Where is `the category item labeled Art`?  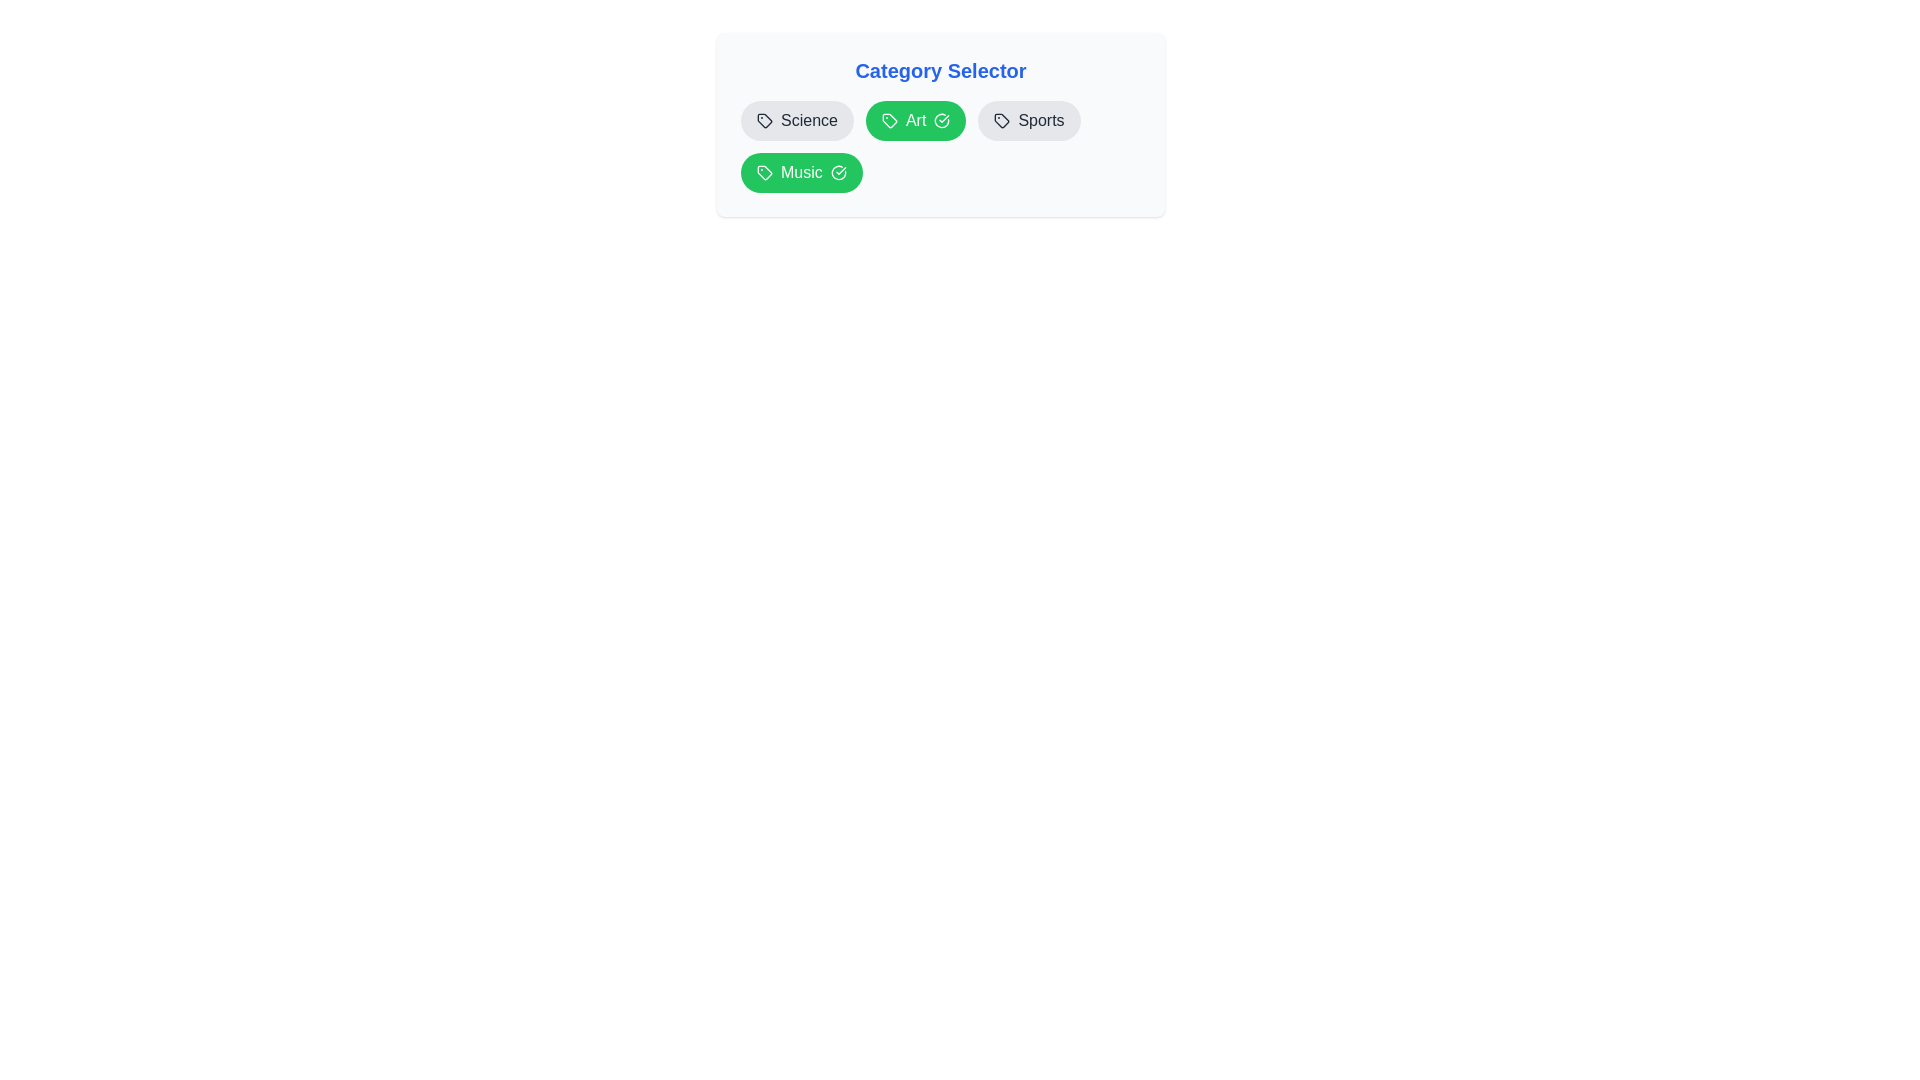 the category item labeled Art is located at coordinates (915, 120).